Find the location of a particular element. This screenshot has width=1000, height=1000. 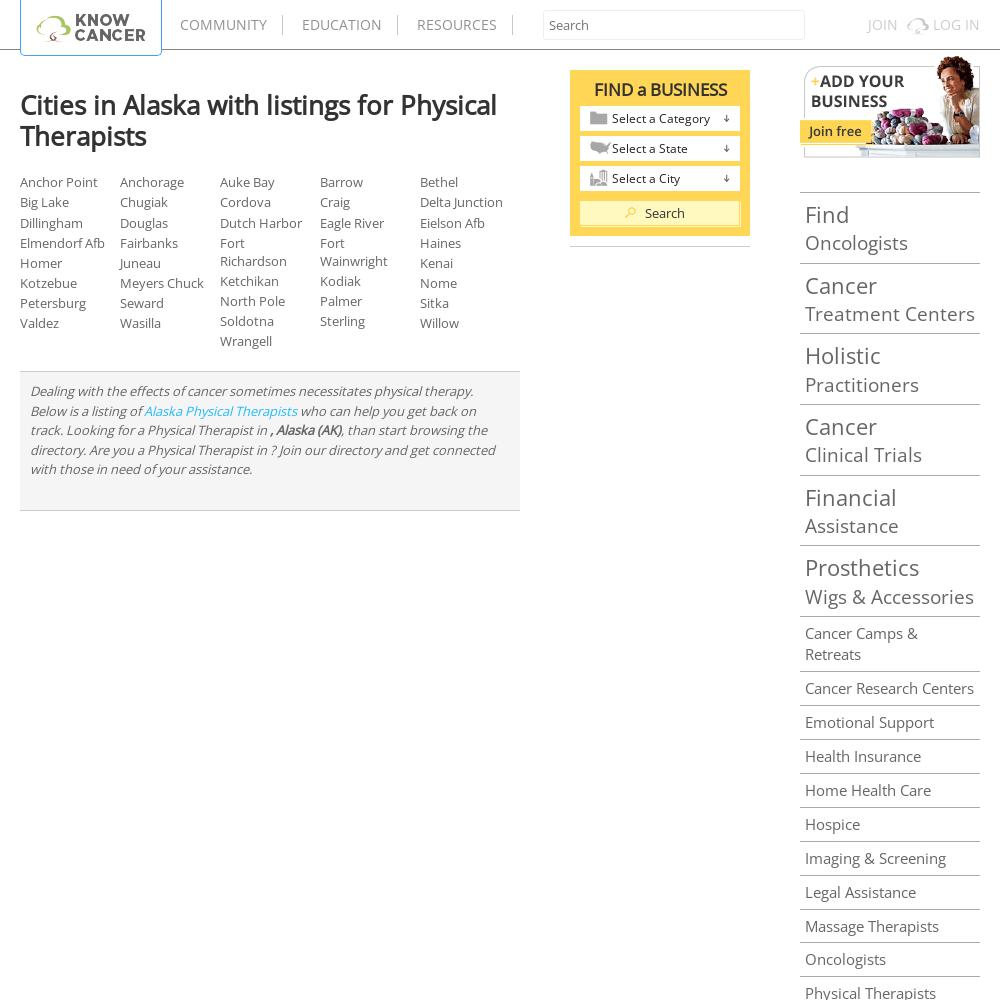

'Cancer Camps & Retreats' is located at coordinates (860, 642).